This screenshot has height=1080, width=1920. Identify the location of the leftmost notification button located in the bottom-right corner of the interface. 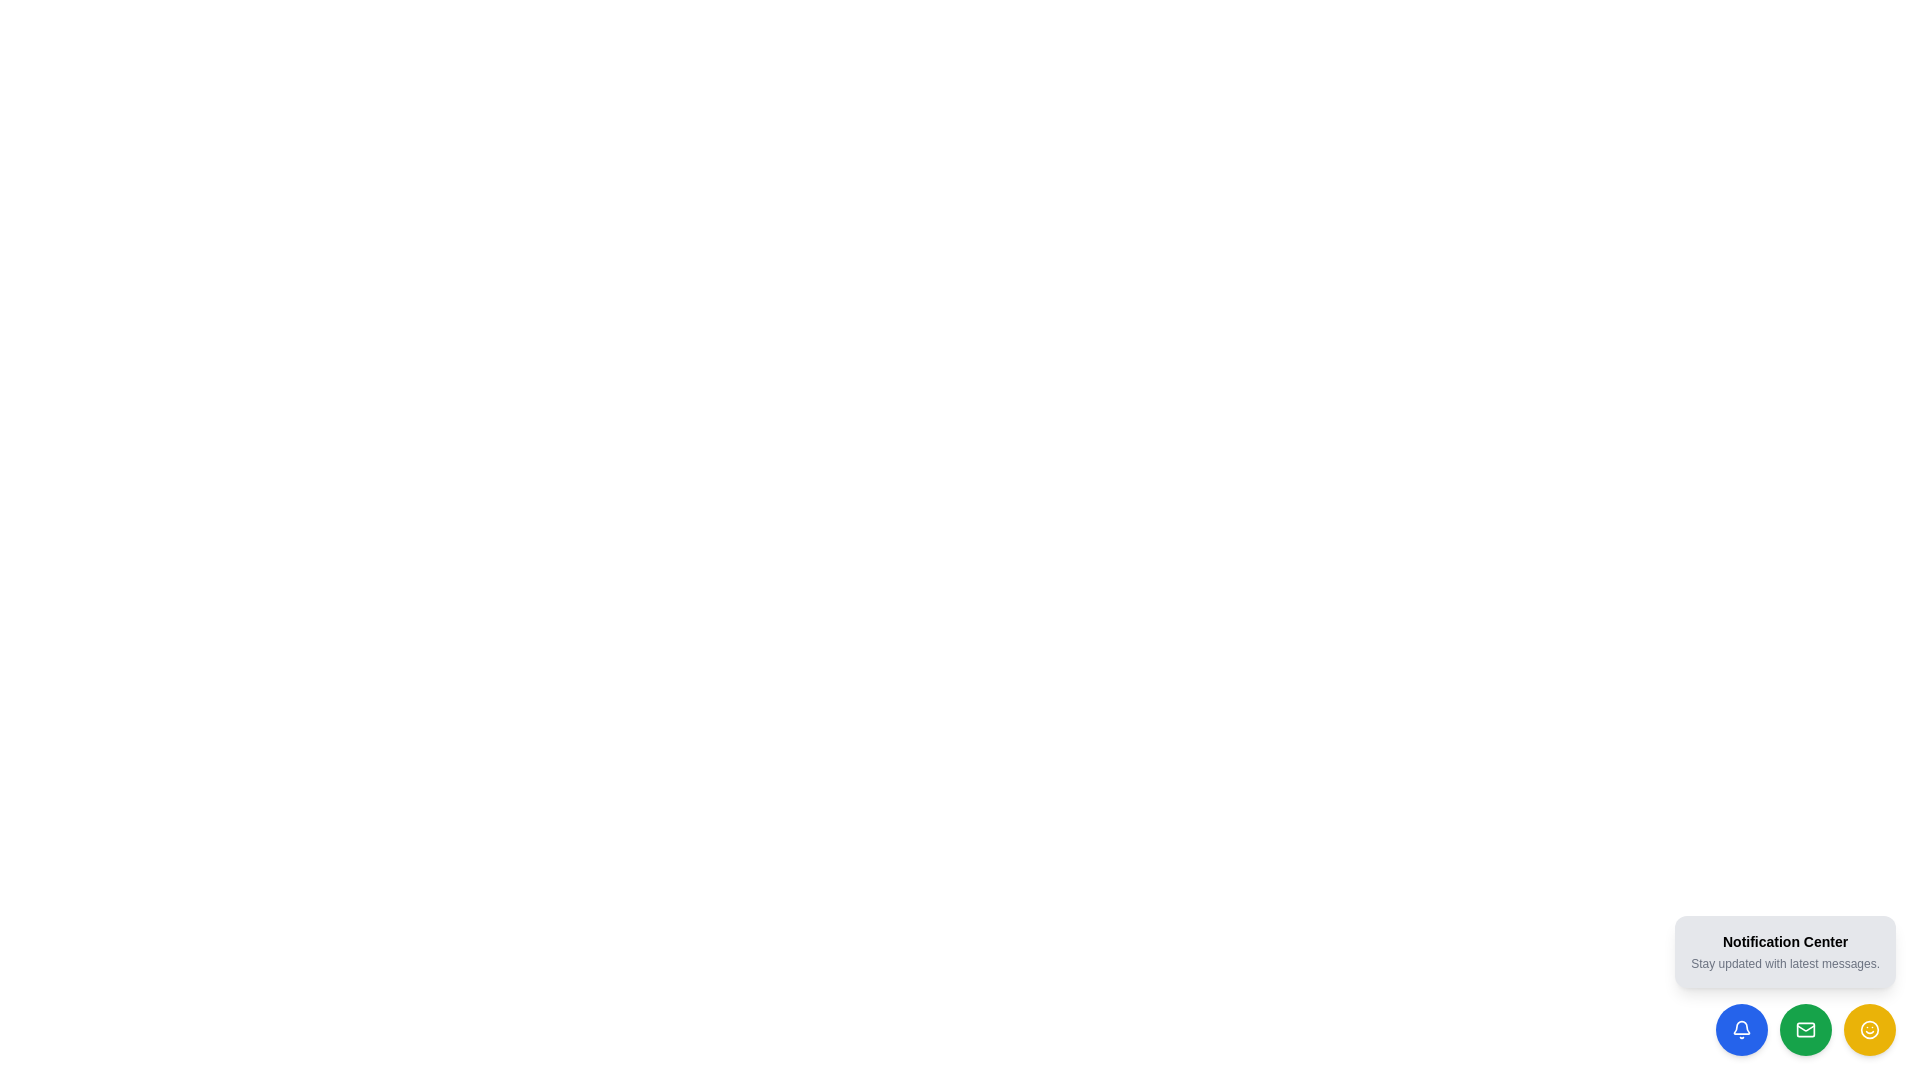
(1741, 1029).